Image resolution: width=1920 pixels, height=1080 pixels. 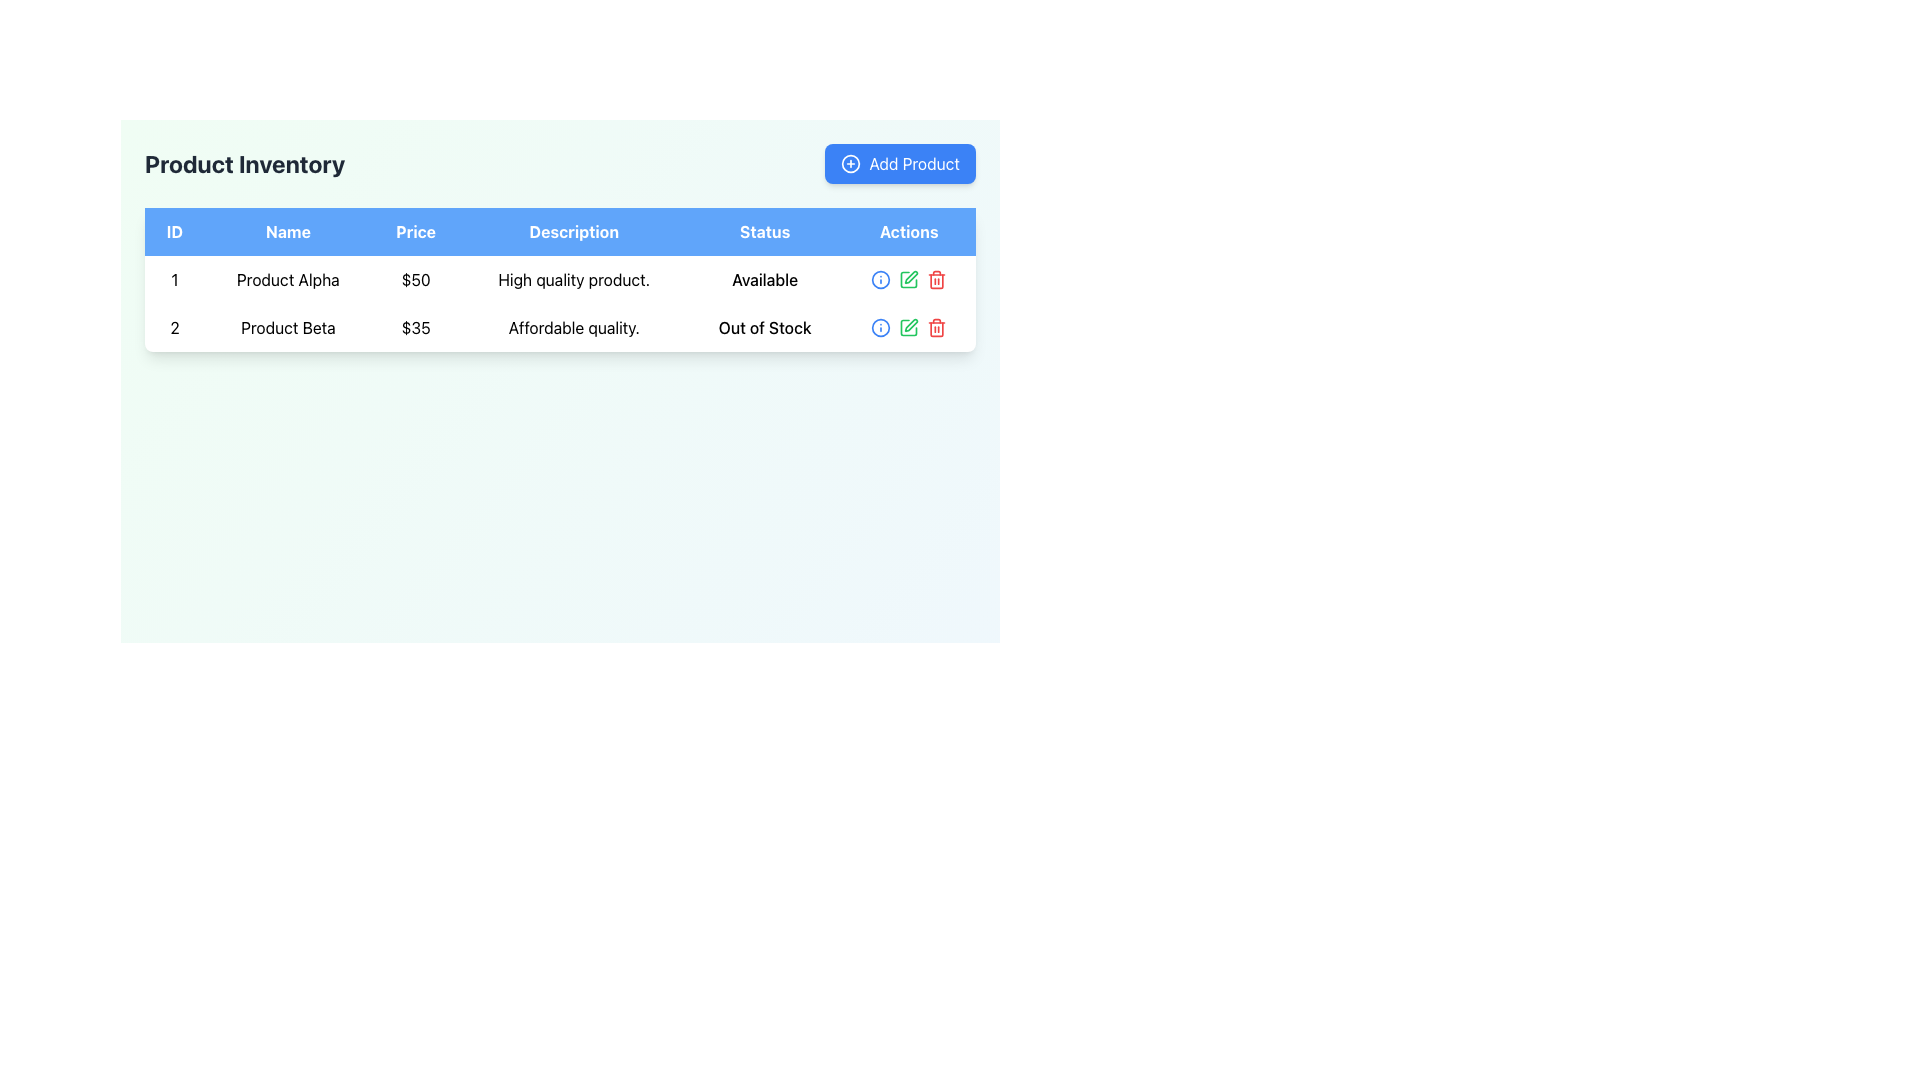 I want to click on the Icon Button located in the middle of the action icons within the 'Actions' column of the first row in the product table under the 'Product Inventory' section to change its color, so click(x=880, y=326).